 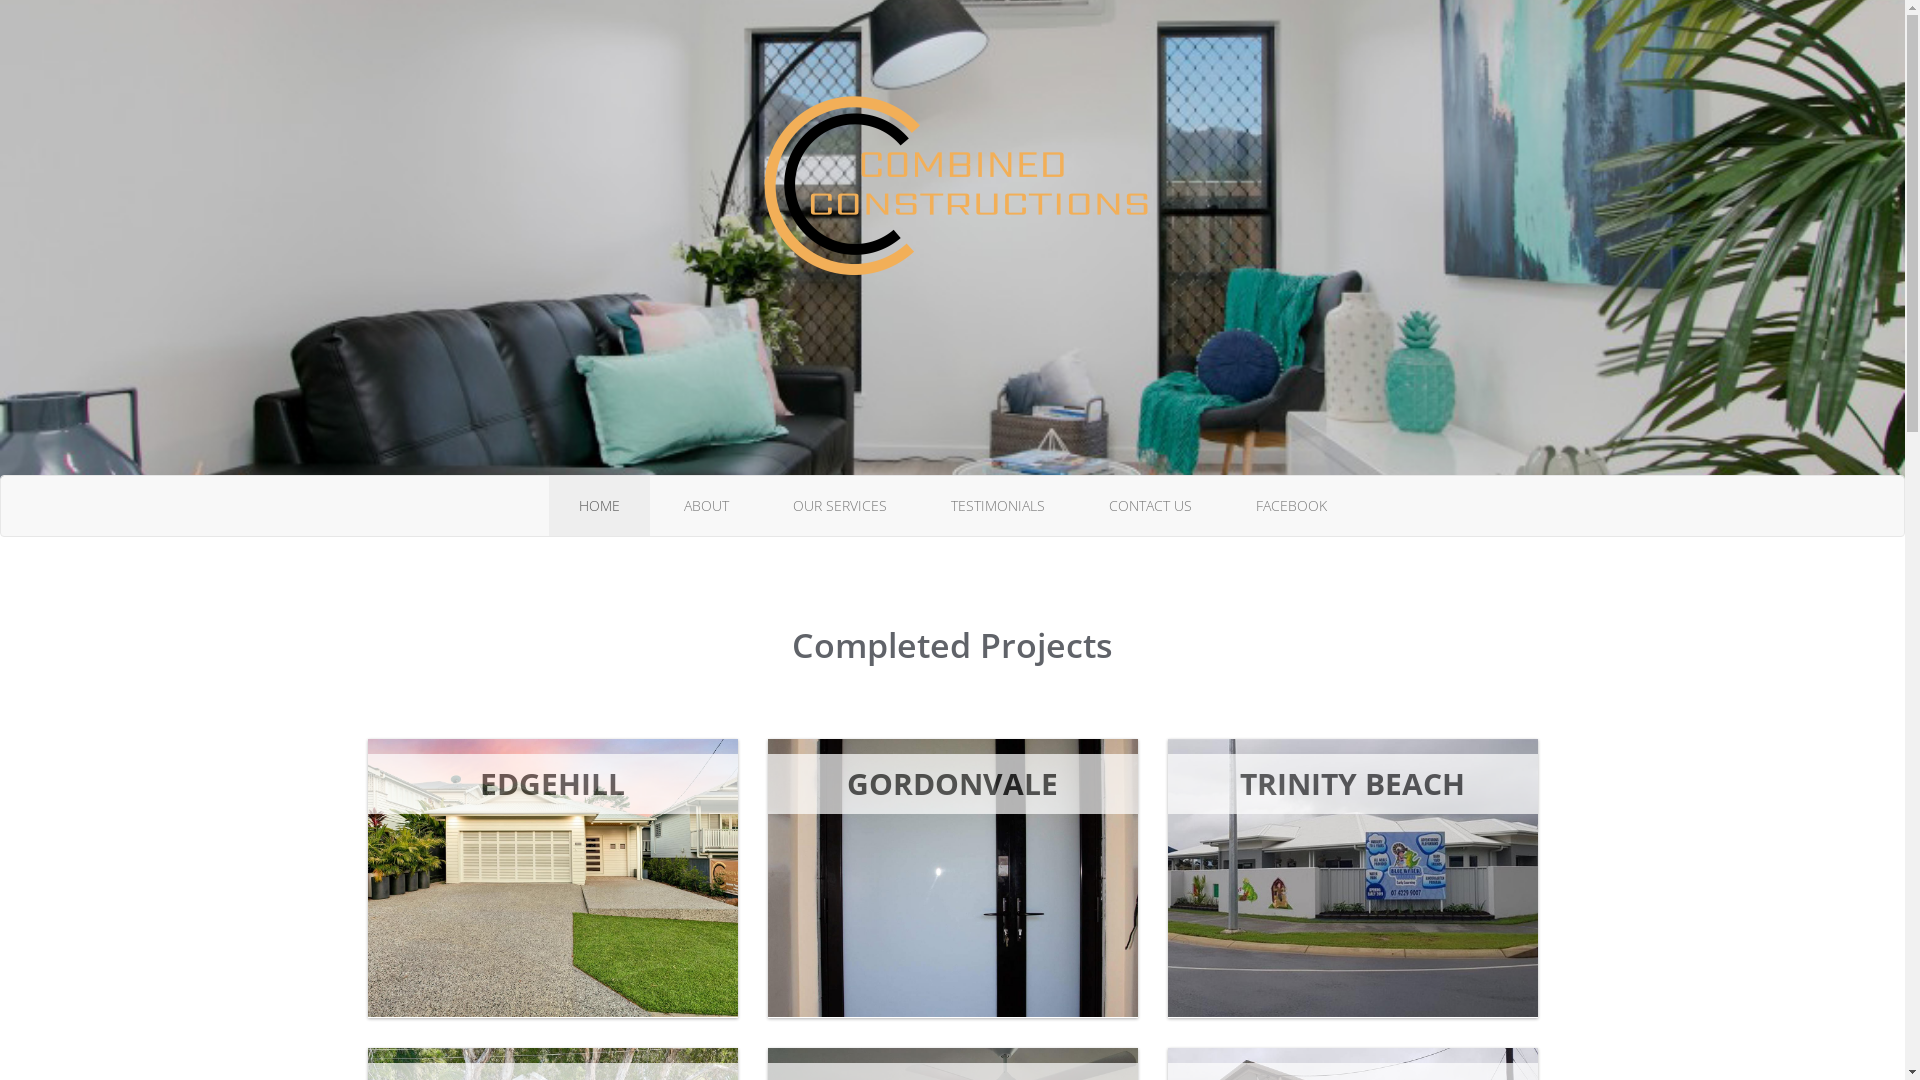 I want to click on 'OUR SERVICES', so click(x=839, y=504).